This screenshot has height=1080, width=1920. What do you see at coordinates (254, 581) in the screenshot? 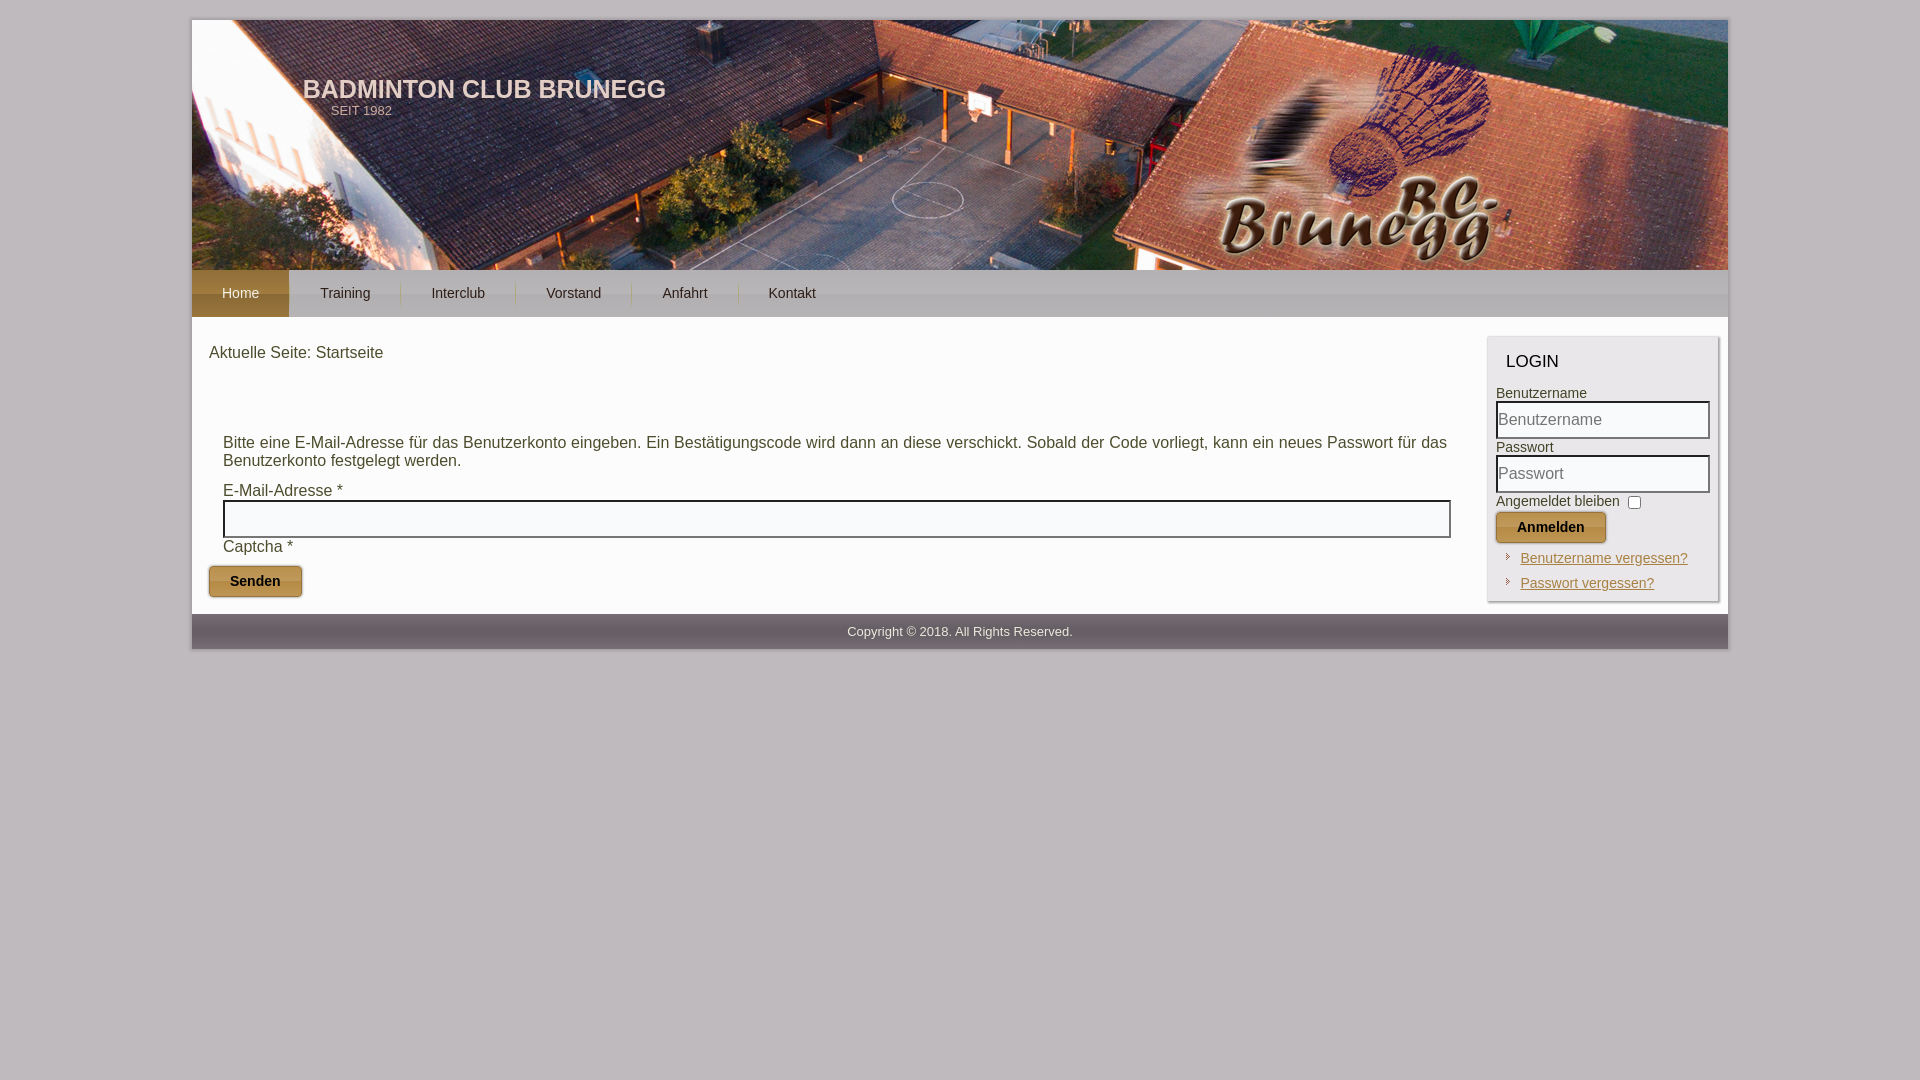
I see `'Senden'` at bounding box center [254, 581].